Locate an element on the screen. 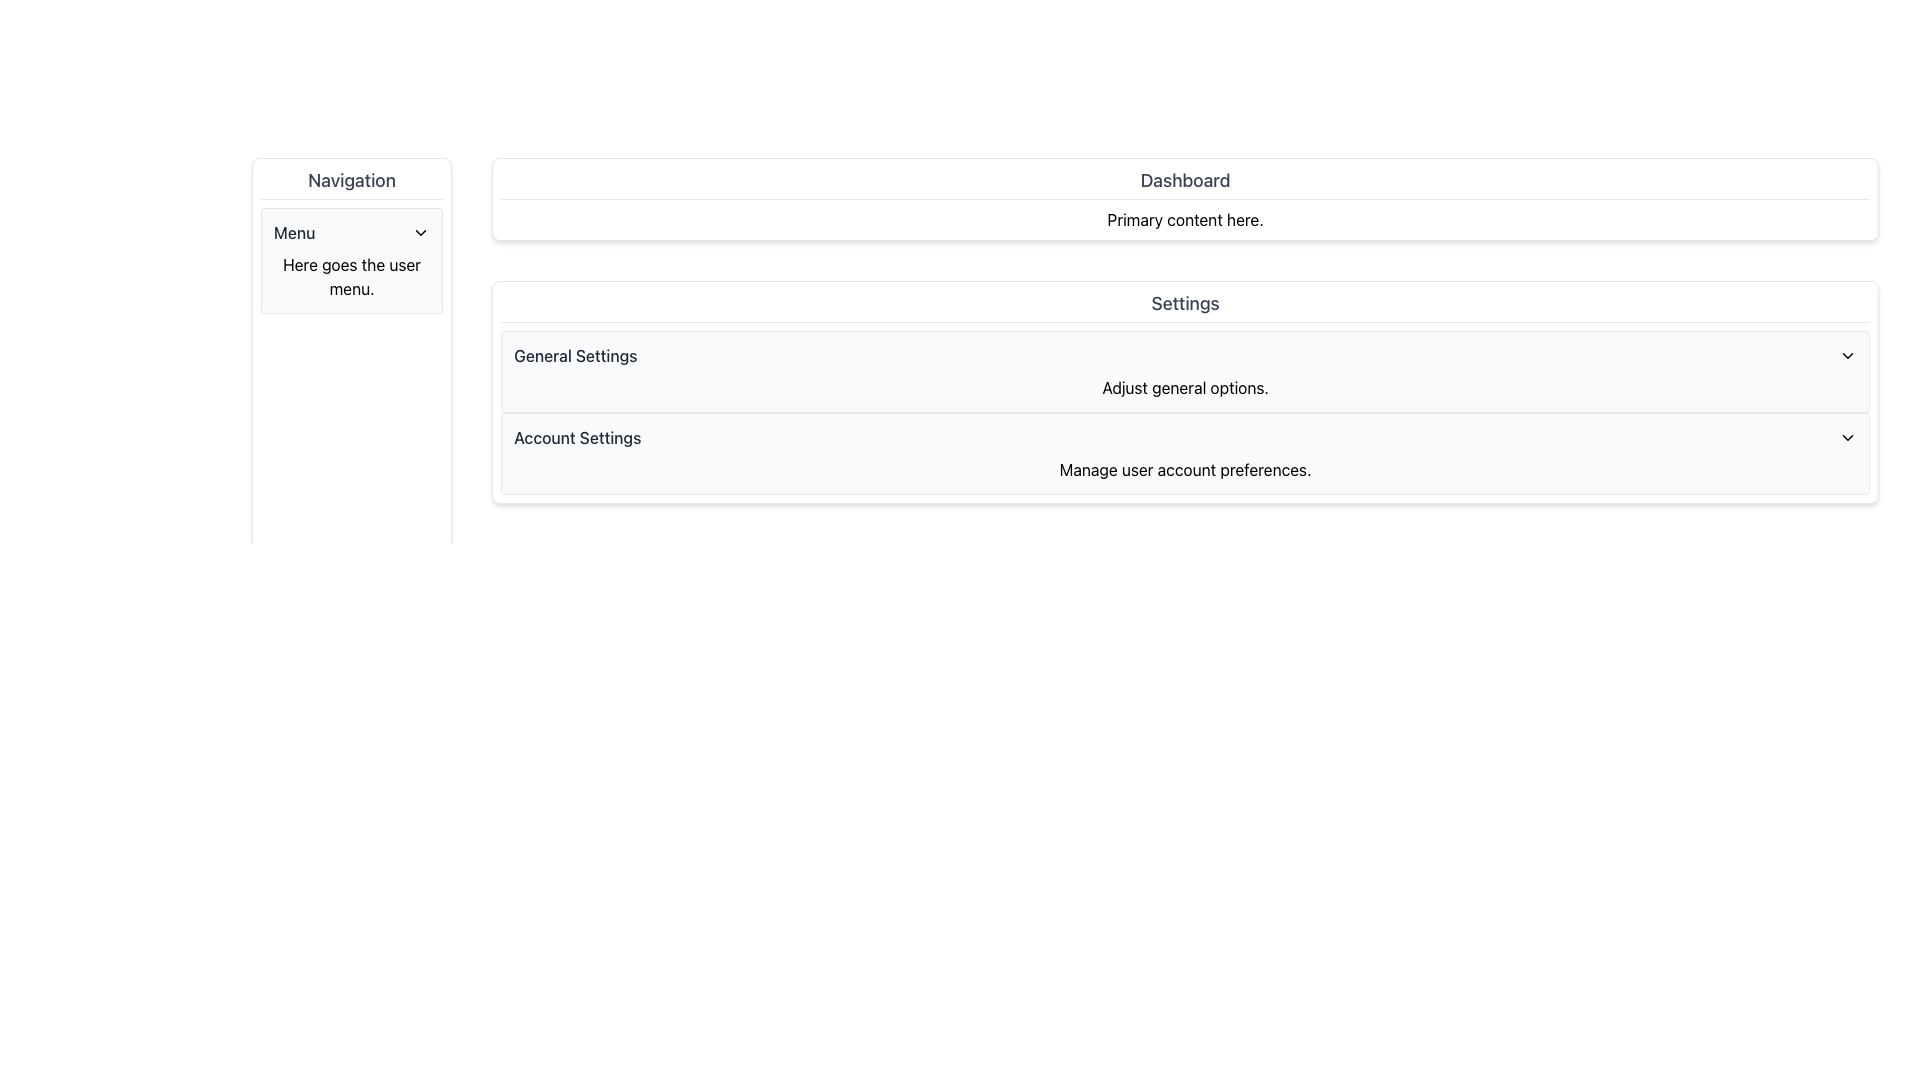  the static text providing descriptive information about the 'Account Settings' category, located directly under the 'Account Settings' heading in the settings interface is located at coordinates (1185, 470).